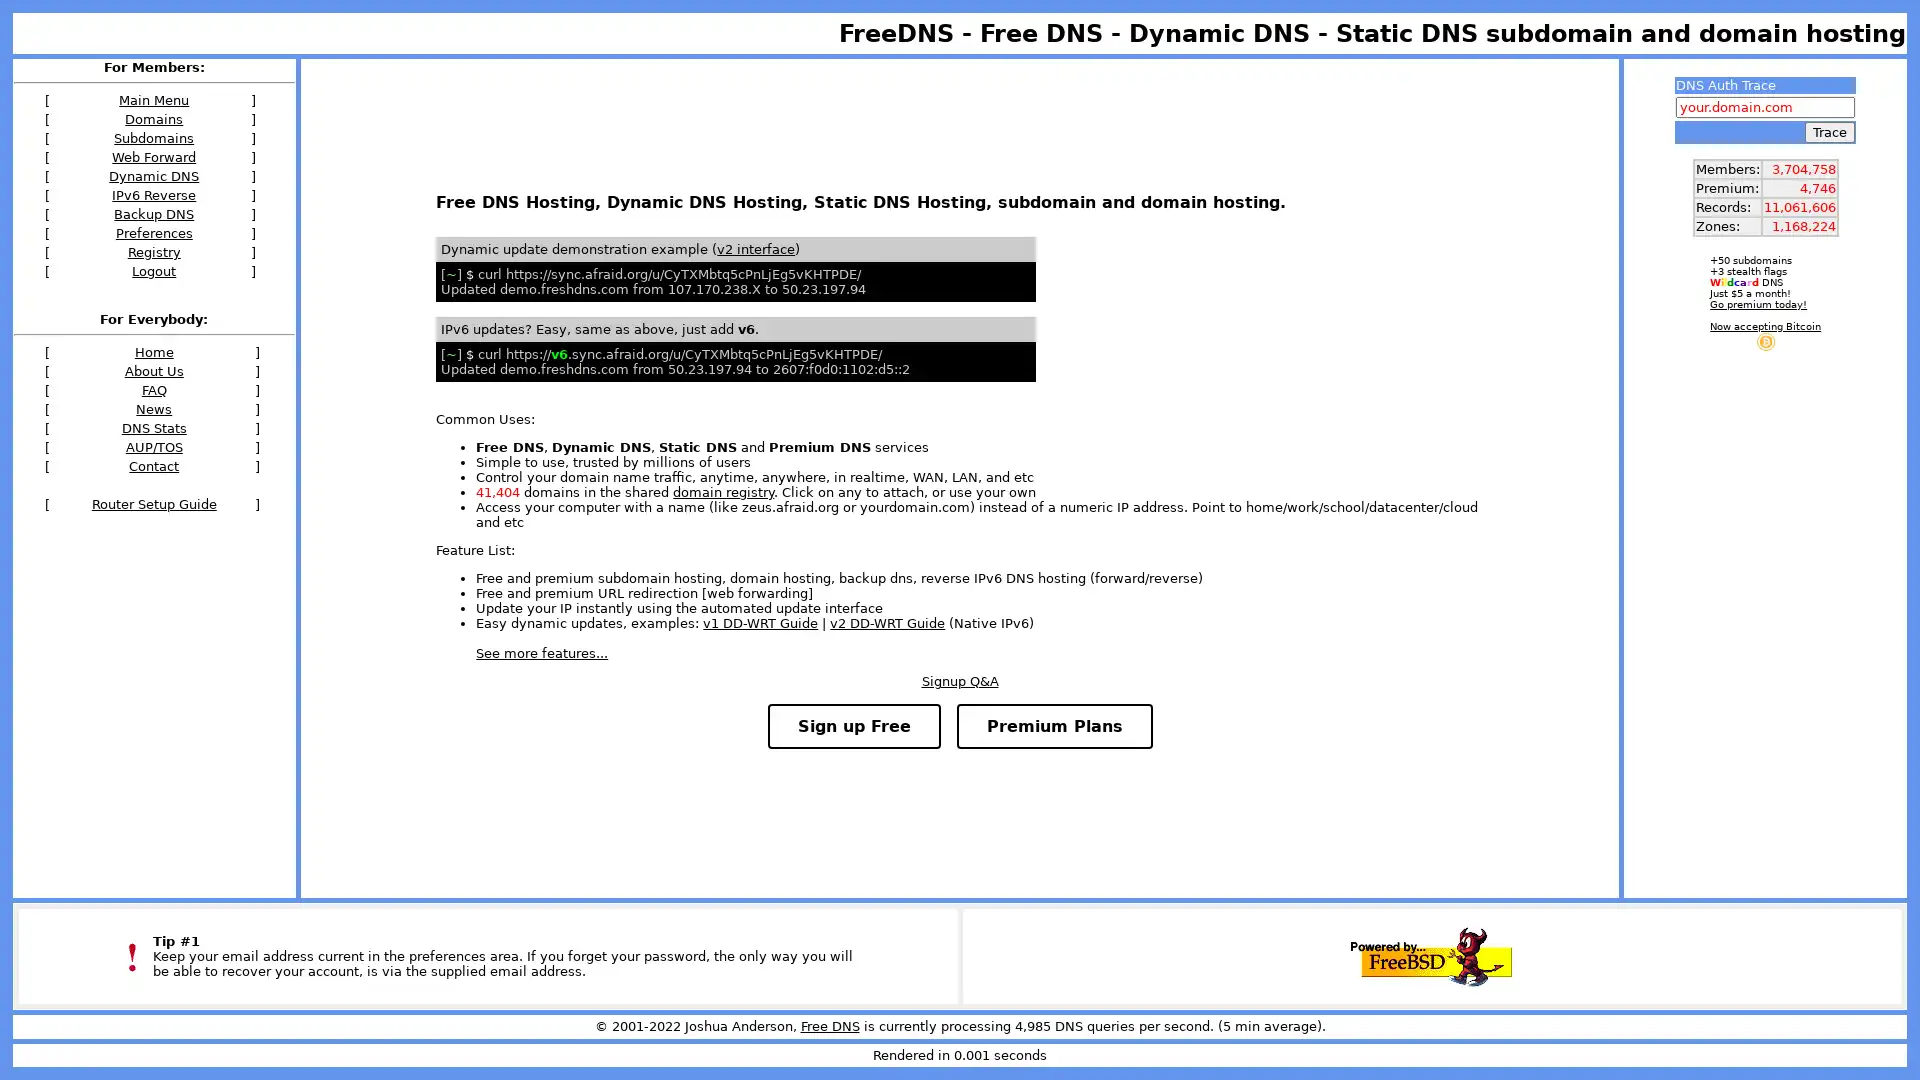 This screenshot has width=1920, height=1080. What do you see at coordinates (1829, 132) in the screenshot?
I see `Trace` at bounding box center [1829, 132].